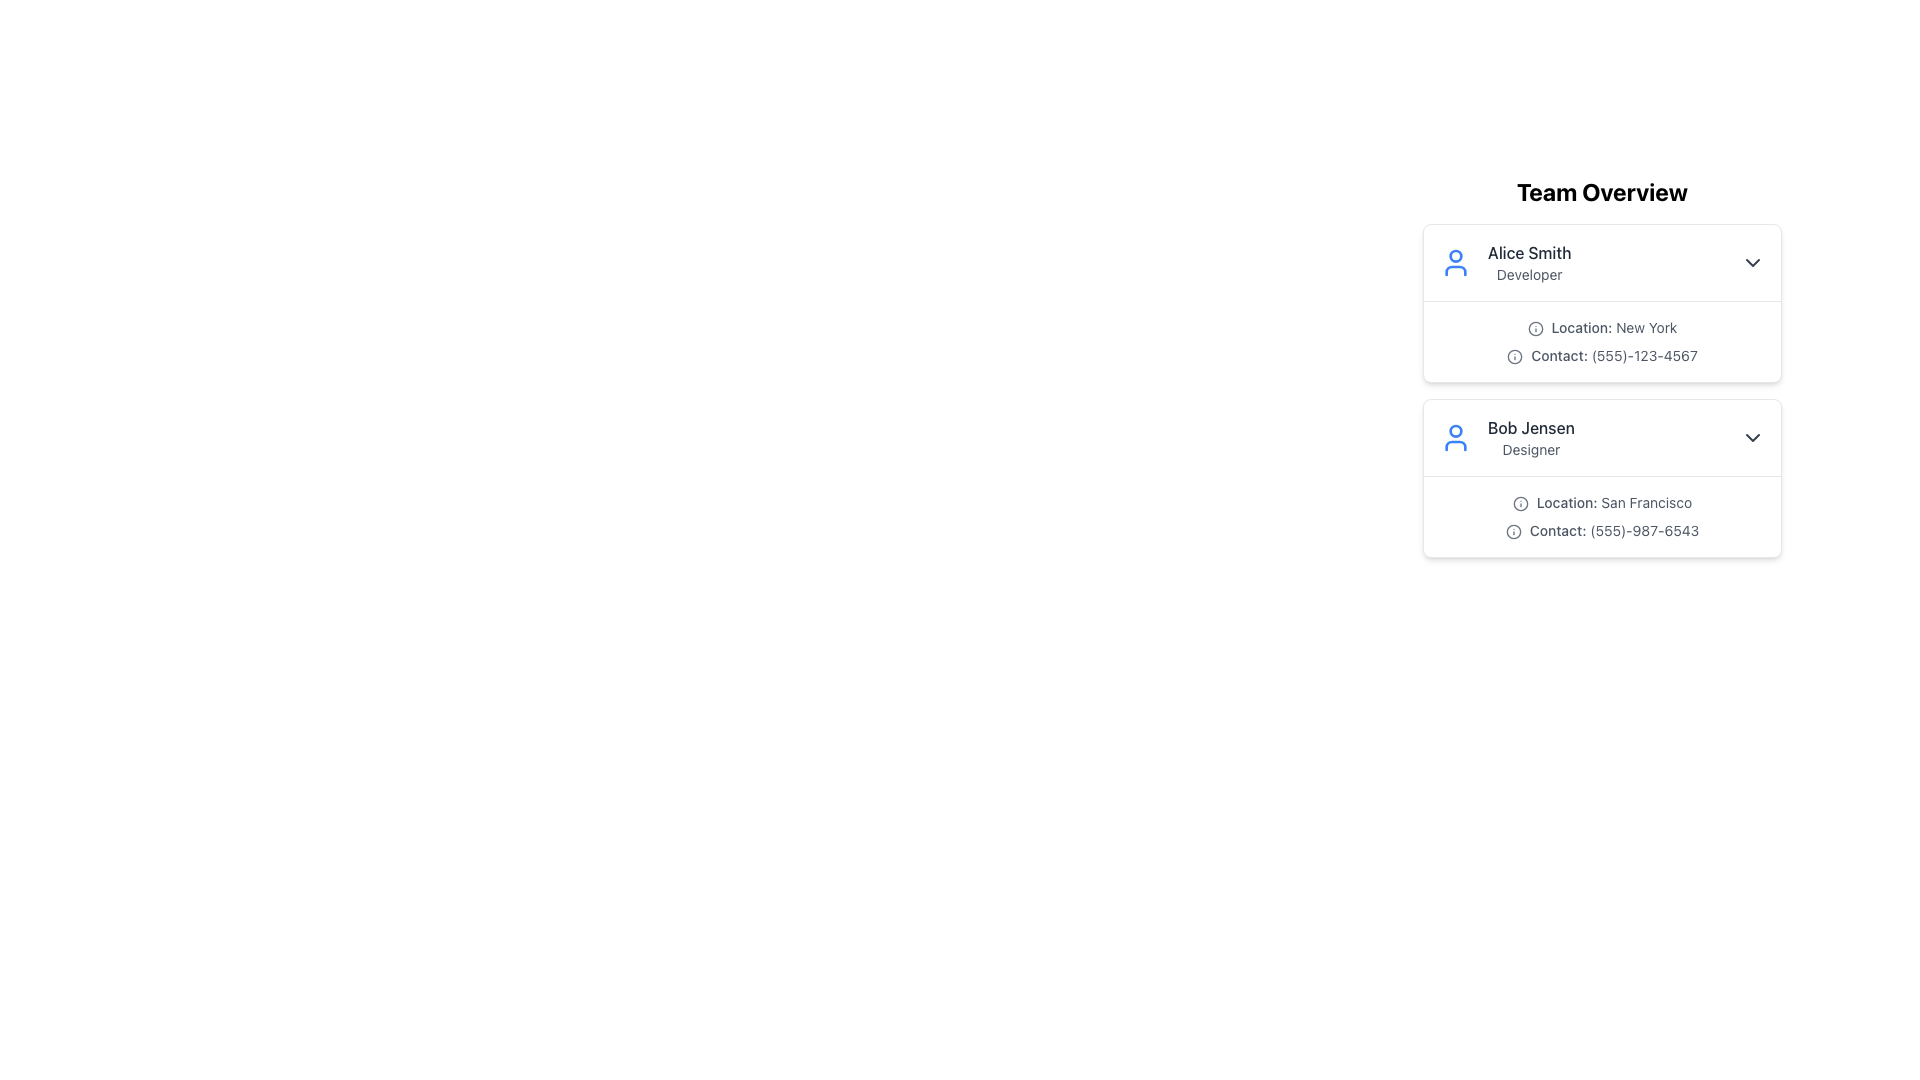 Image resolution: width=1920 pixels, height=1080 pixels. What do you see at coordinates (1505, 261) in the screenshot?
I see `the top entry of the team member summary card located` at bounding box center [1505, 261].